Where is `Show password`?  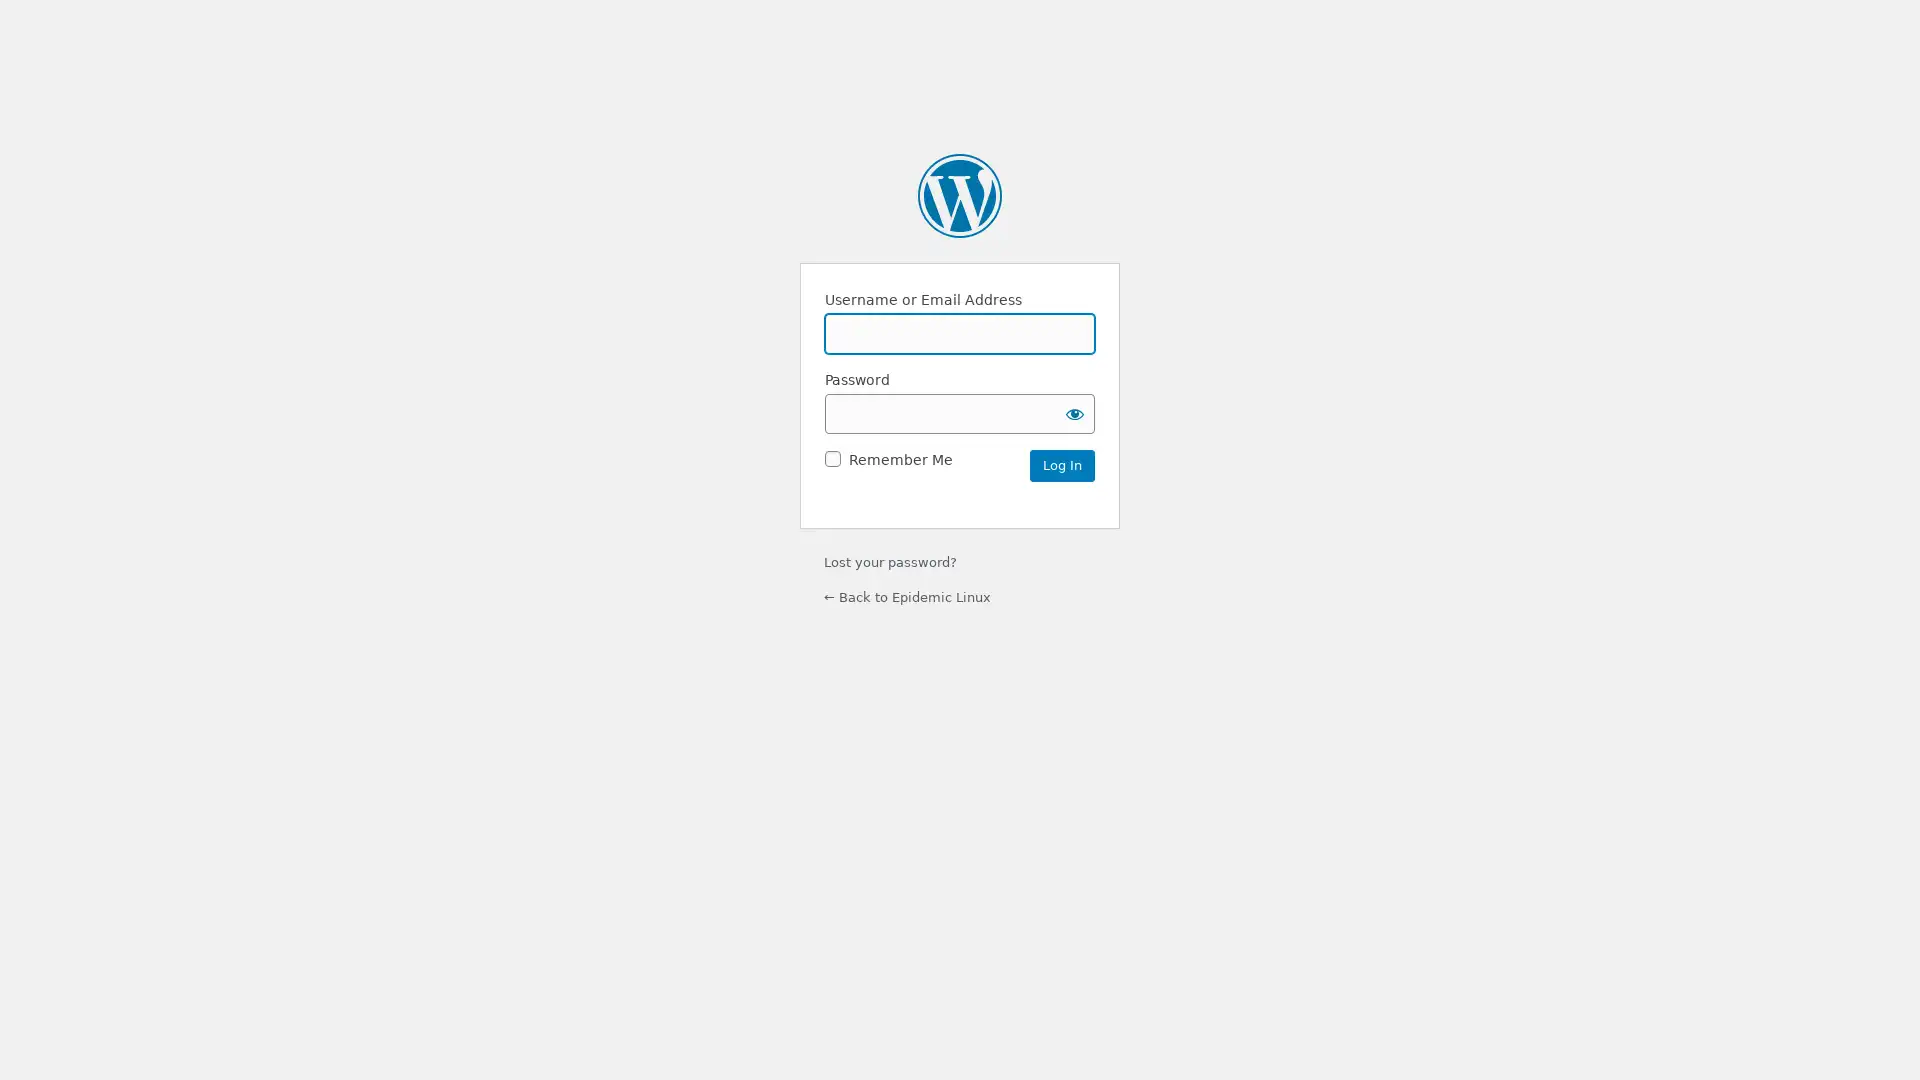 Show password is located at coordinates (1074, 411).